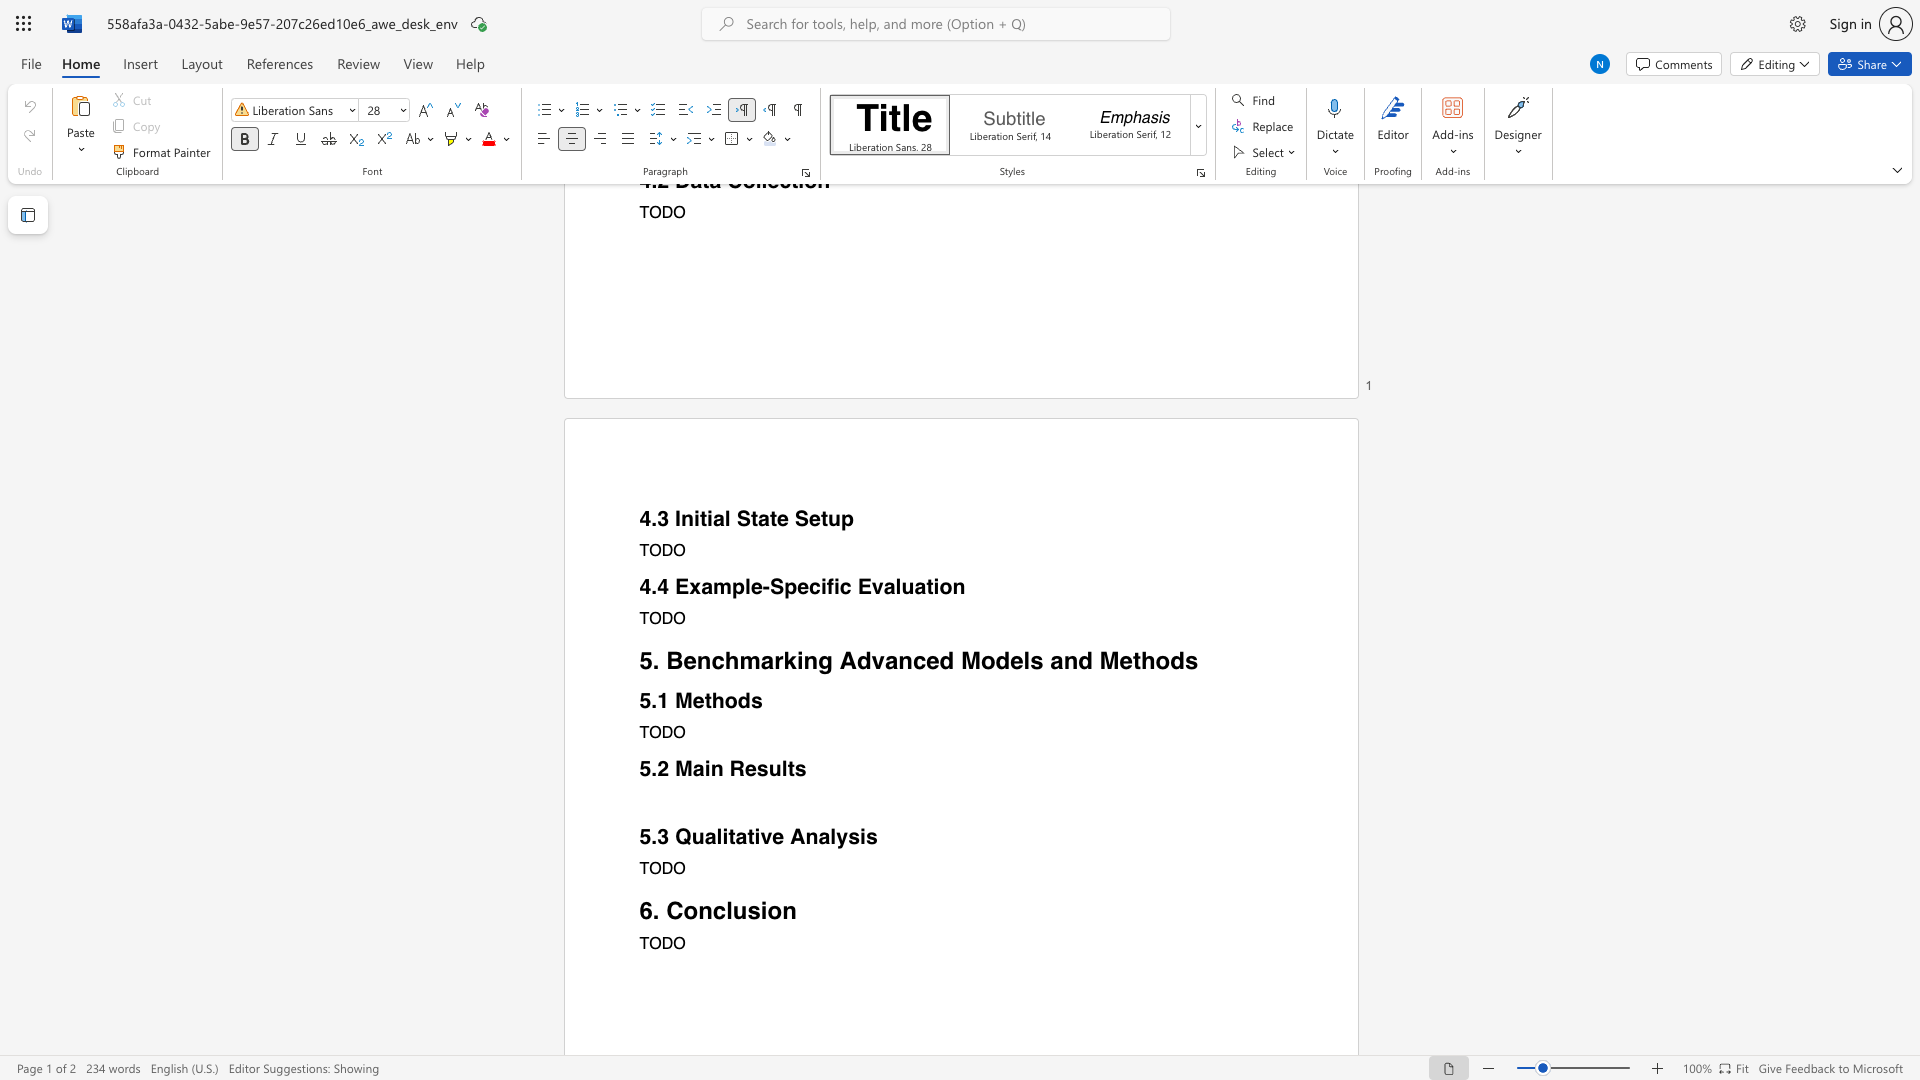 Image resolution: width=1920 pixels, height=1080 pixels. What do you see at coordinates (818, 660) in the screenshot?
I see `the subset text "g Advanced Models and Metho" within the text "5. Benchmarking Advanced Models and Methods"` at bounding box center [818, 660].